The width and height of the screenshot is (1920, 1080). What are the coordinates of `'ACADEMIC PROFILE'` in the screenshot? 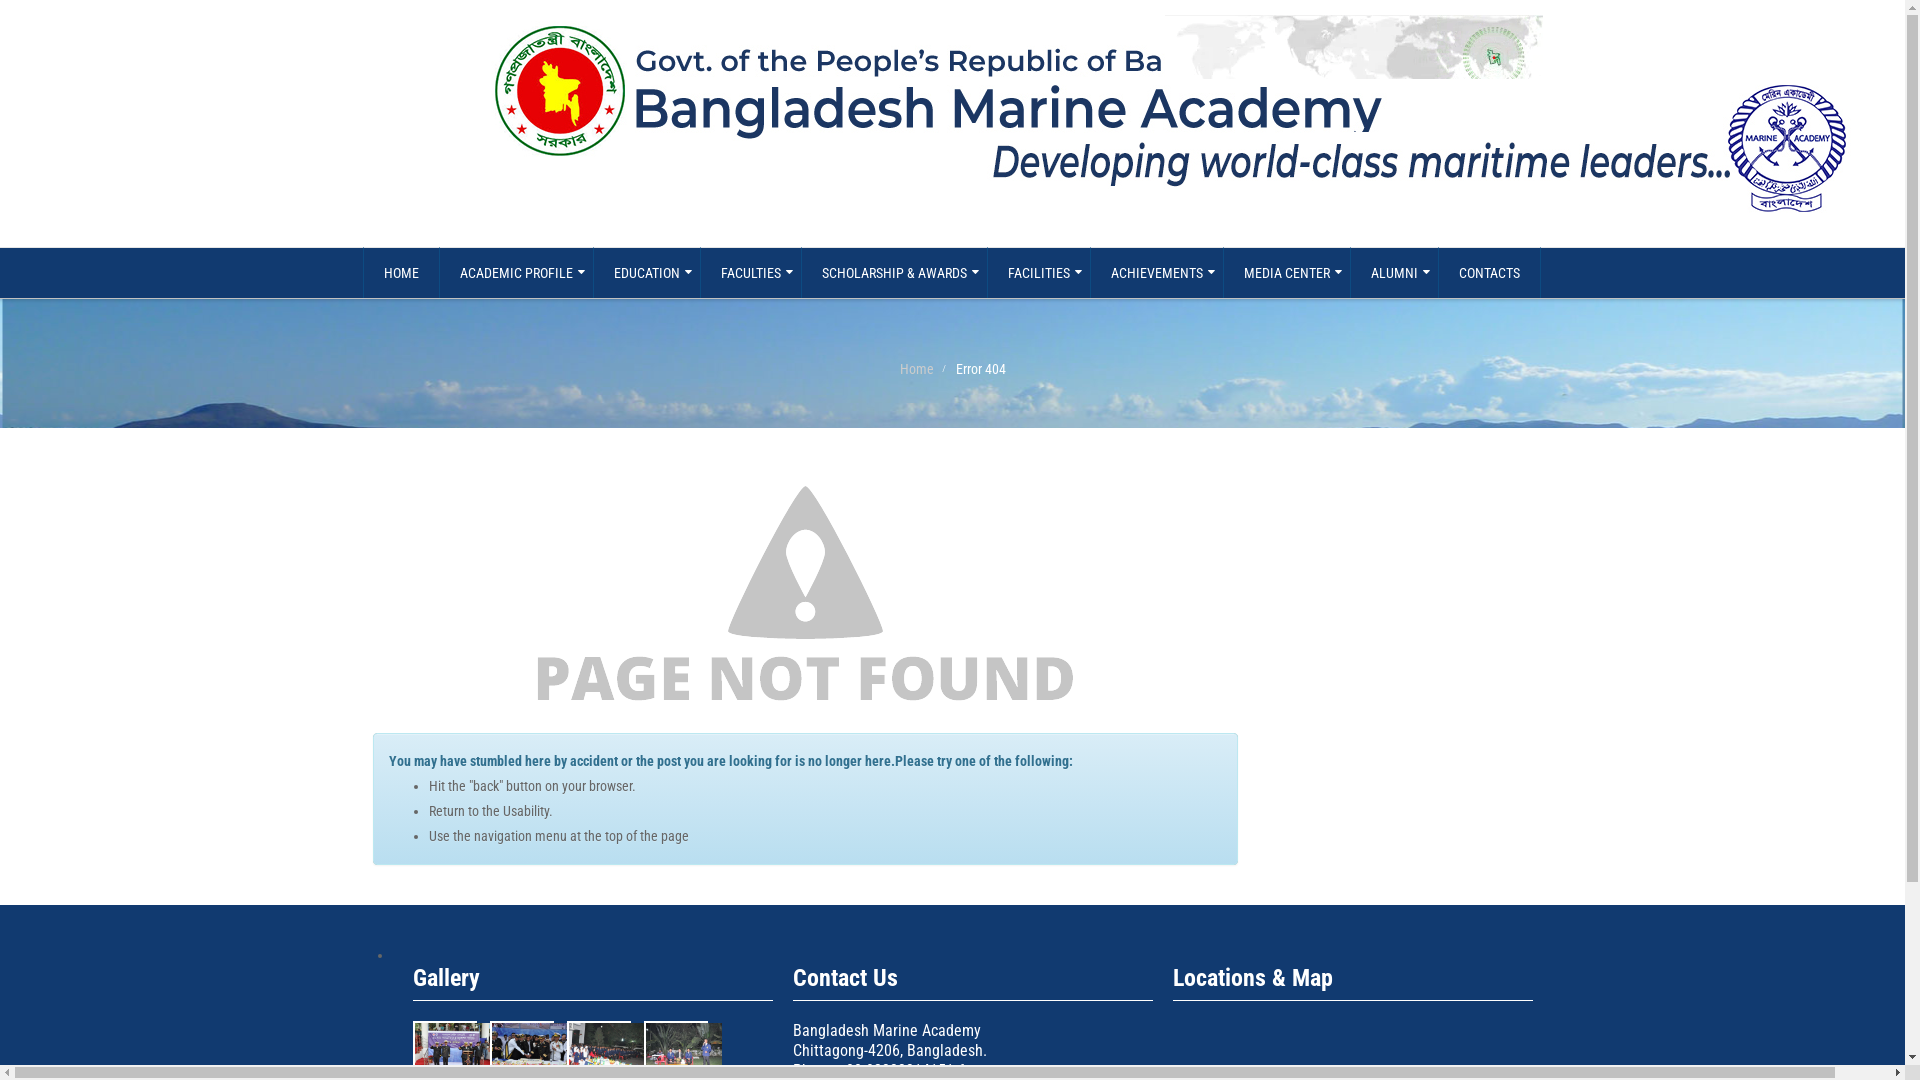 It's located at (436, 273).